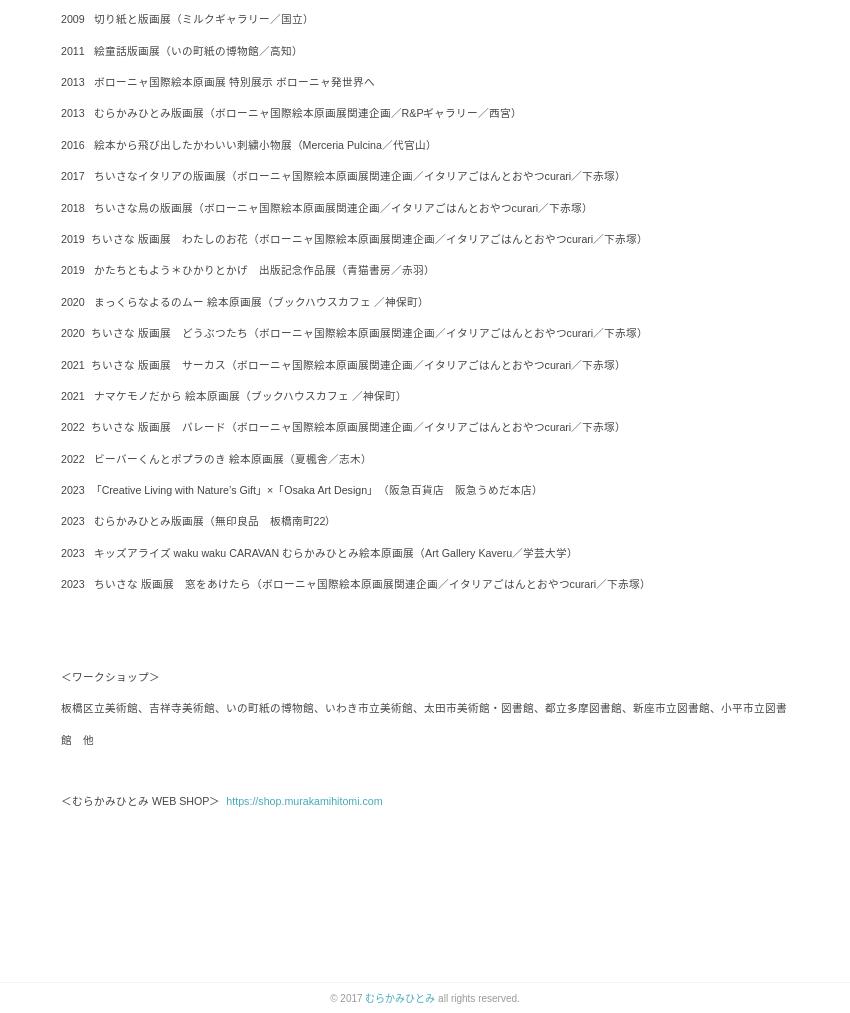 This screenshot has height=1013, width=850. I want to click on '2013   ボローニャ国際絵本原画展 特別展示 ボローニャ発世界へ', so click(217, 80).